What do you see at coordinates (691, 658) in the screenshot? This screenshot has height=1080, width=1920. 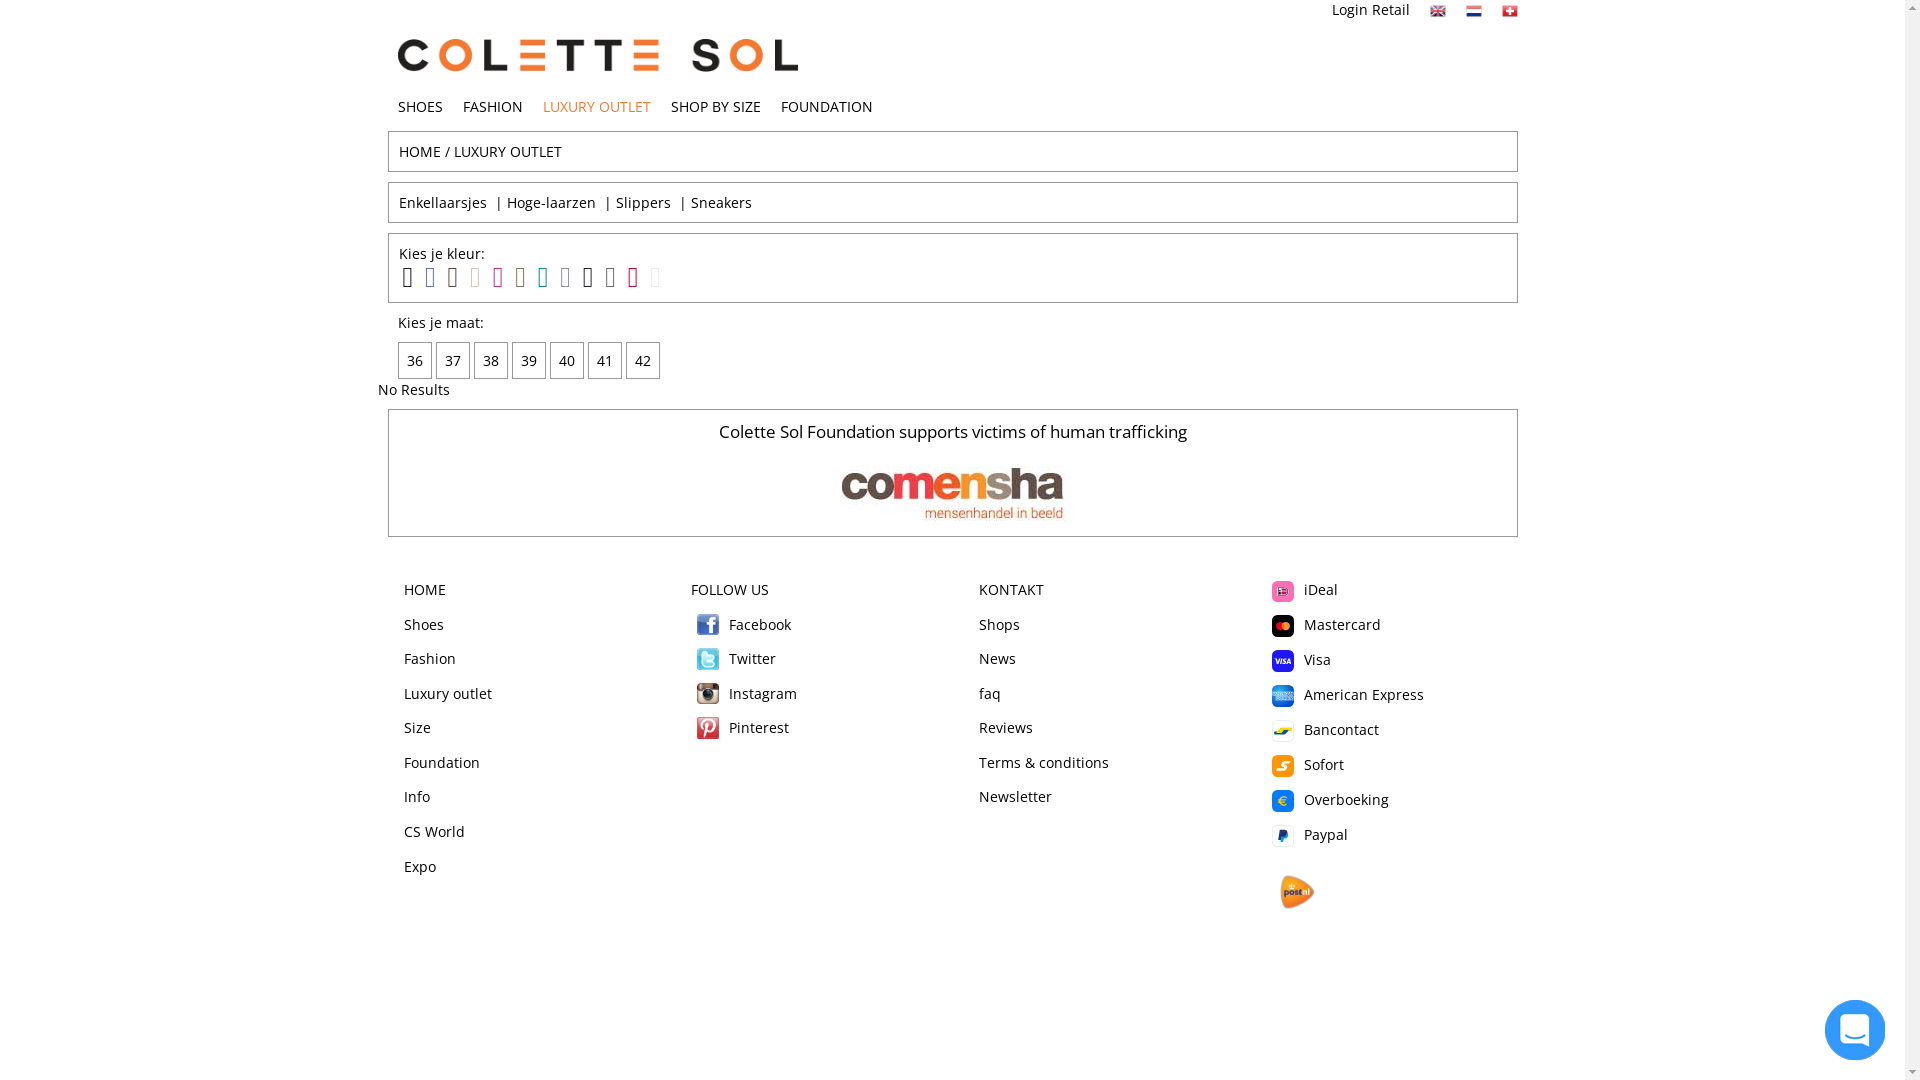 I see `' Twitter'` at bounding box center [691, 658].